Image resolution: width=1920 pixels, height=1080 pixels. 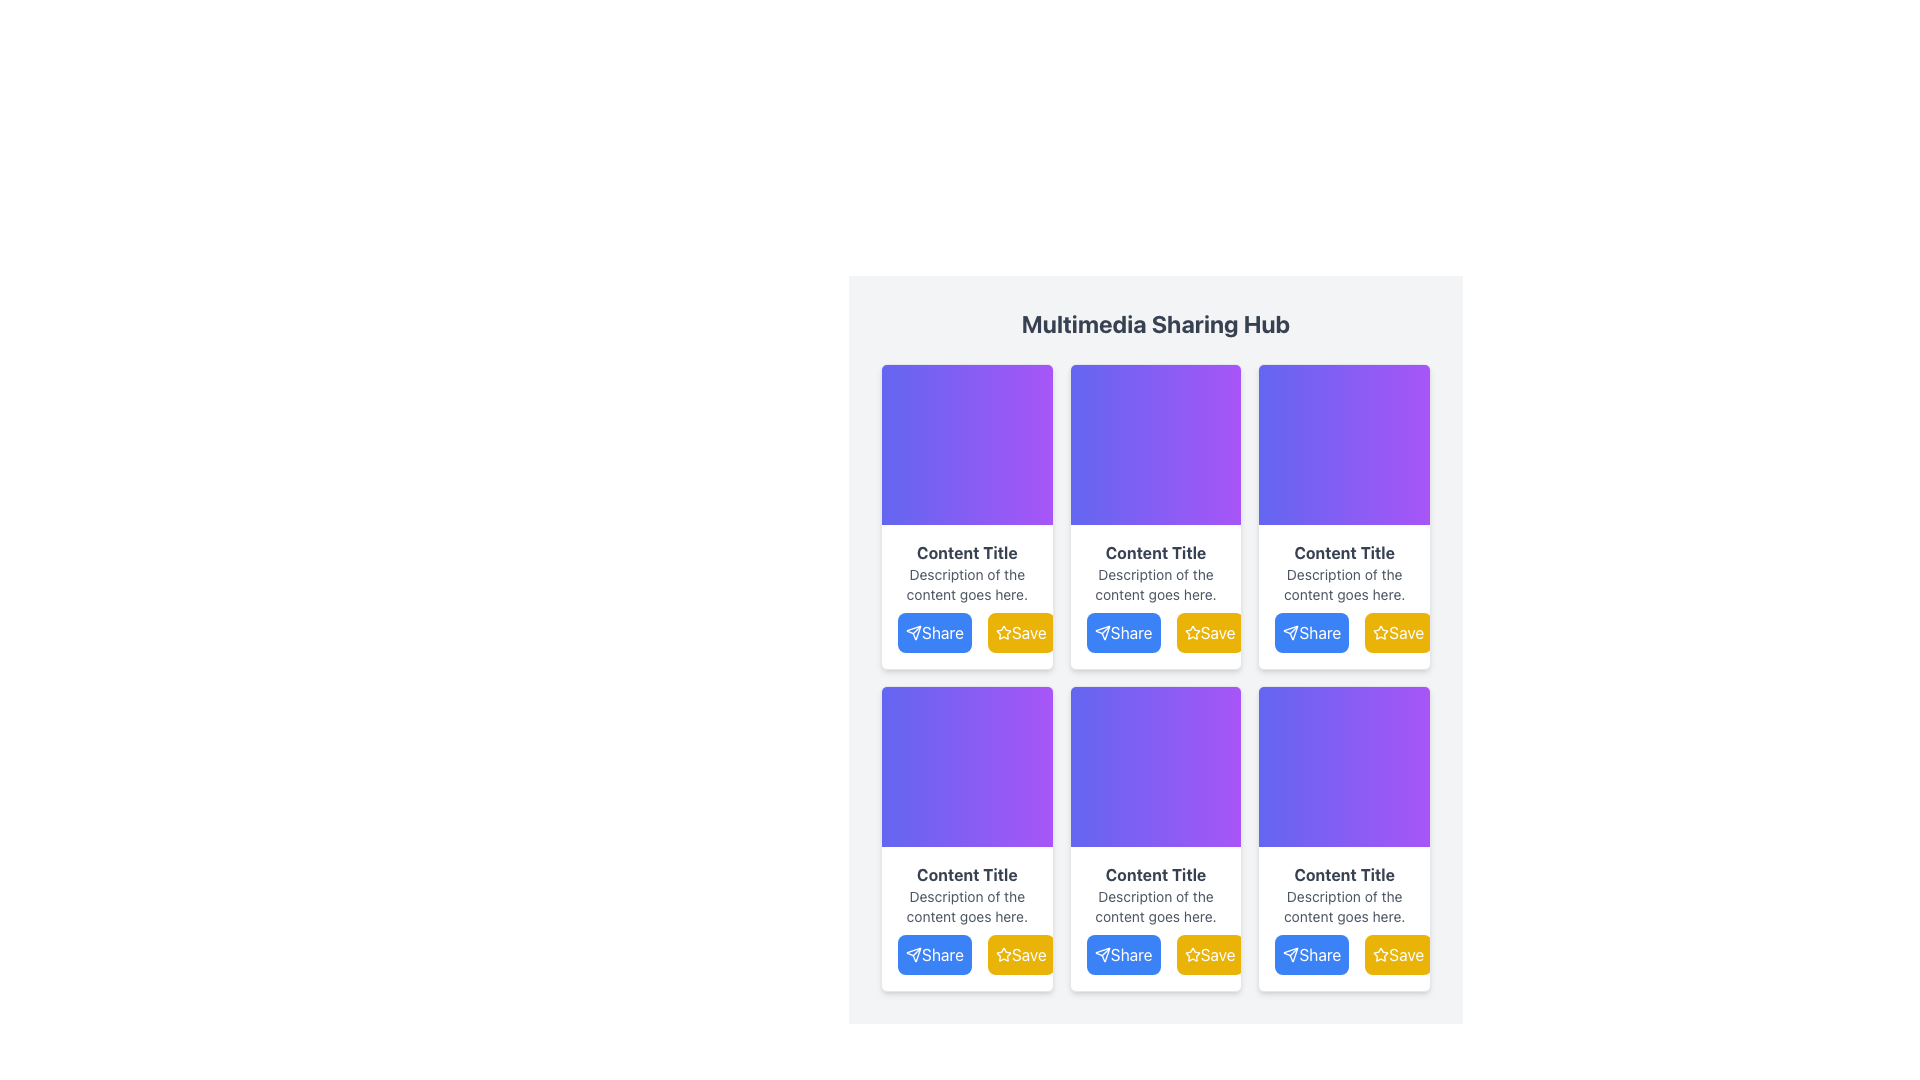 I want to click on the 'Save' button, so click(x=1021, y=954).